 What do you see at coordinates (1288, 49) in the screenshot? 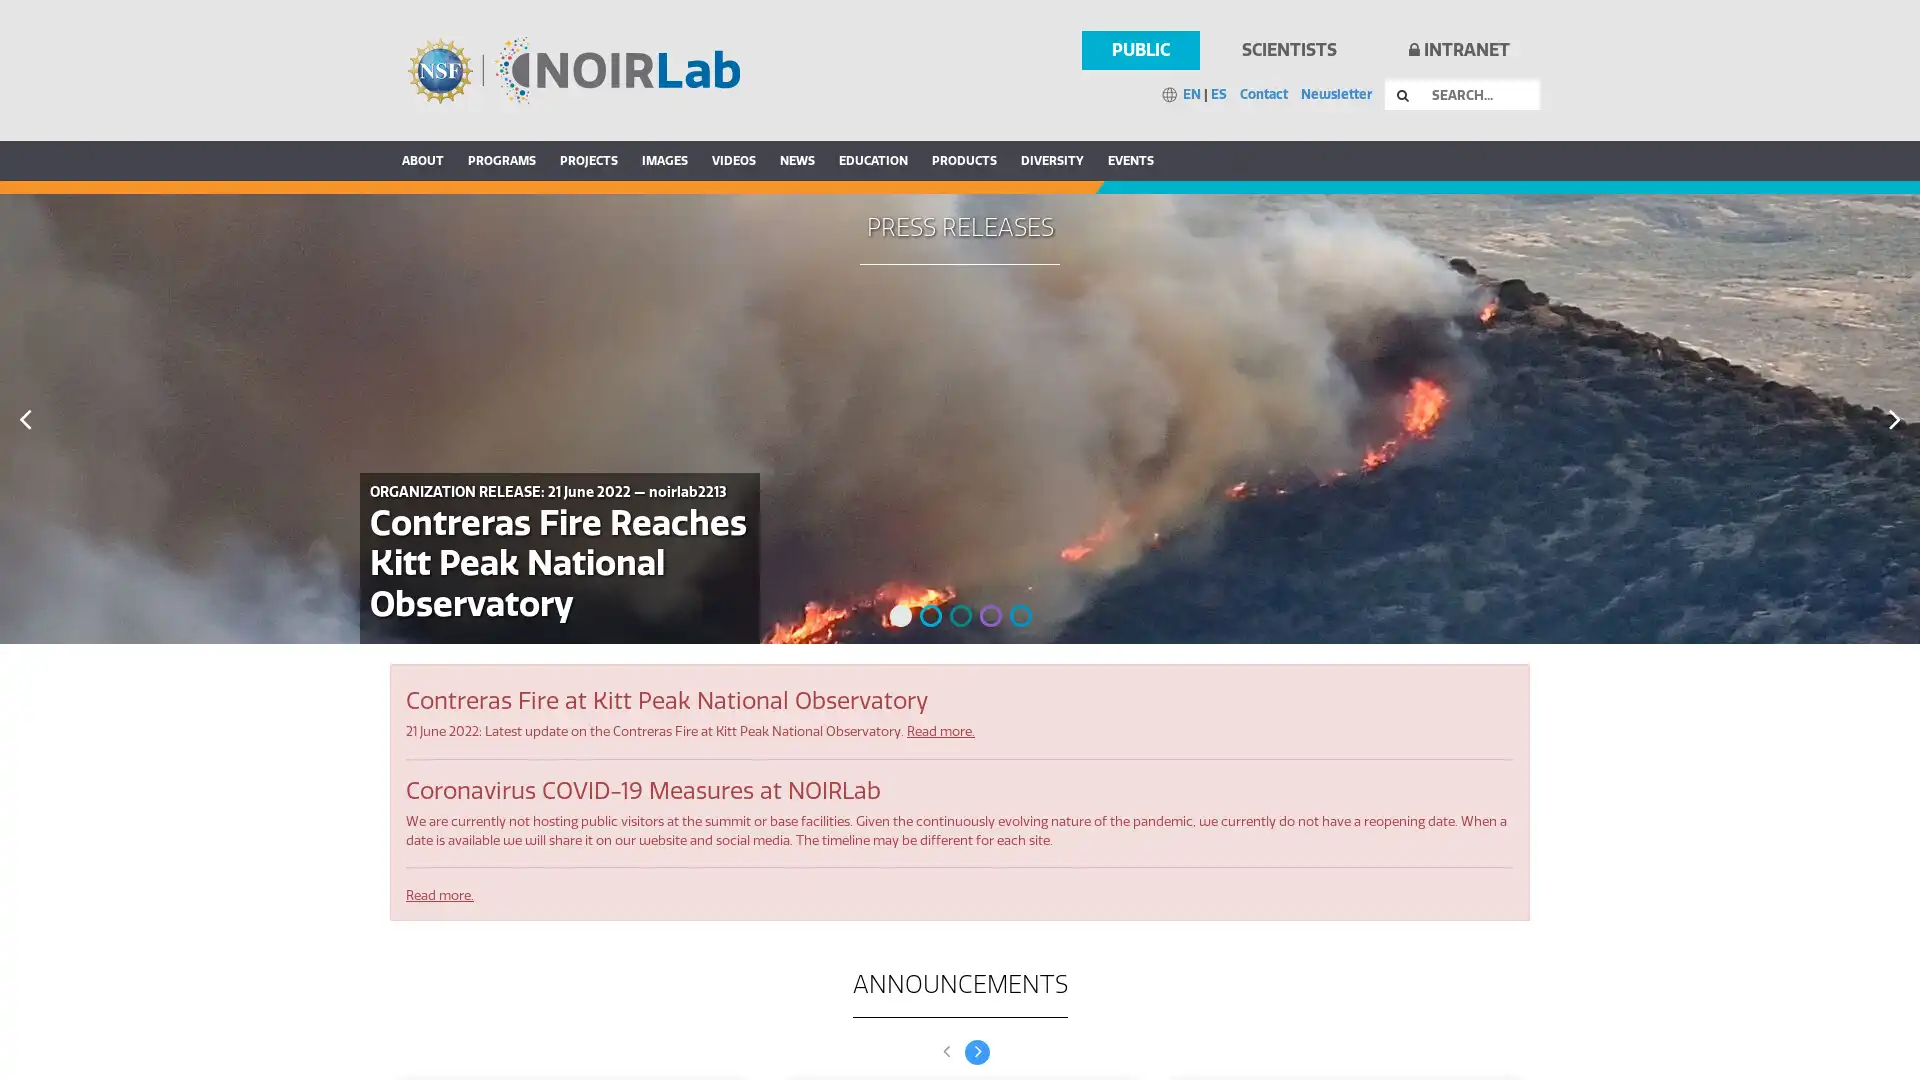
I see `SCIENTISTS` at bounding box center [1288, 49].